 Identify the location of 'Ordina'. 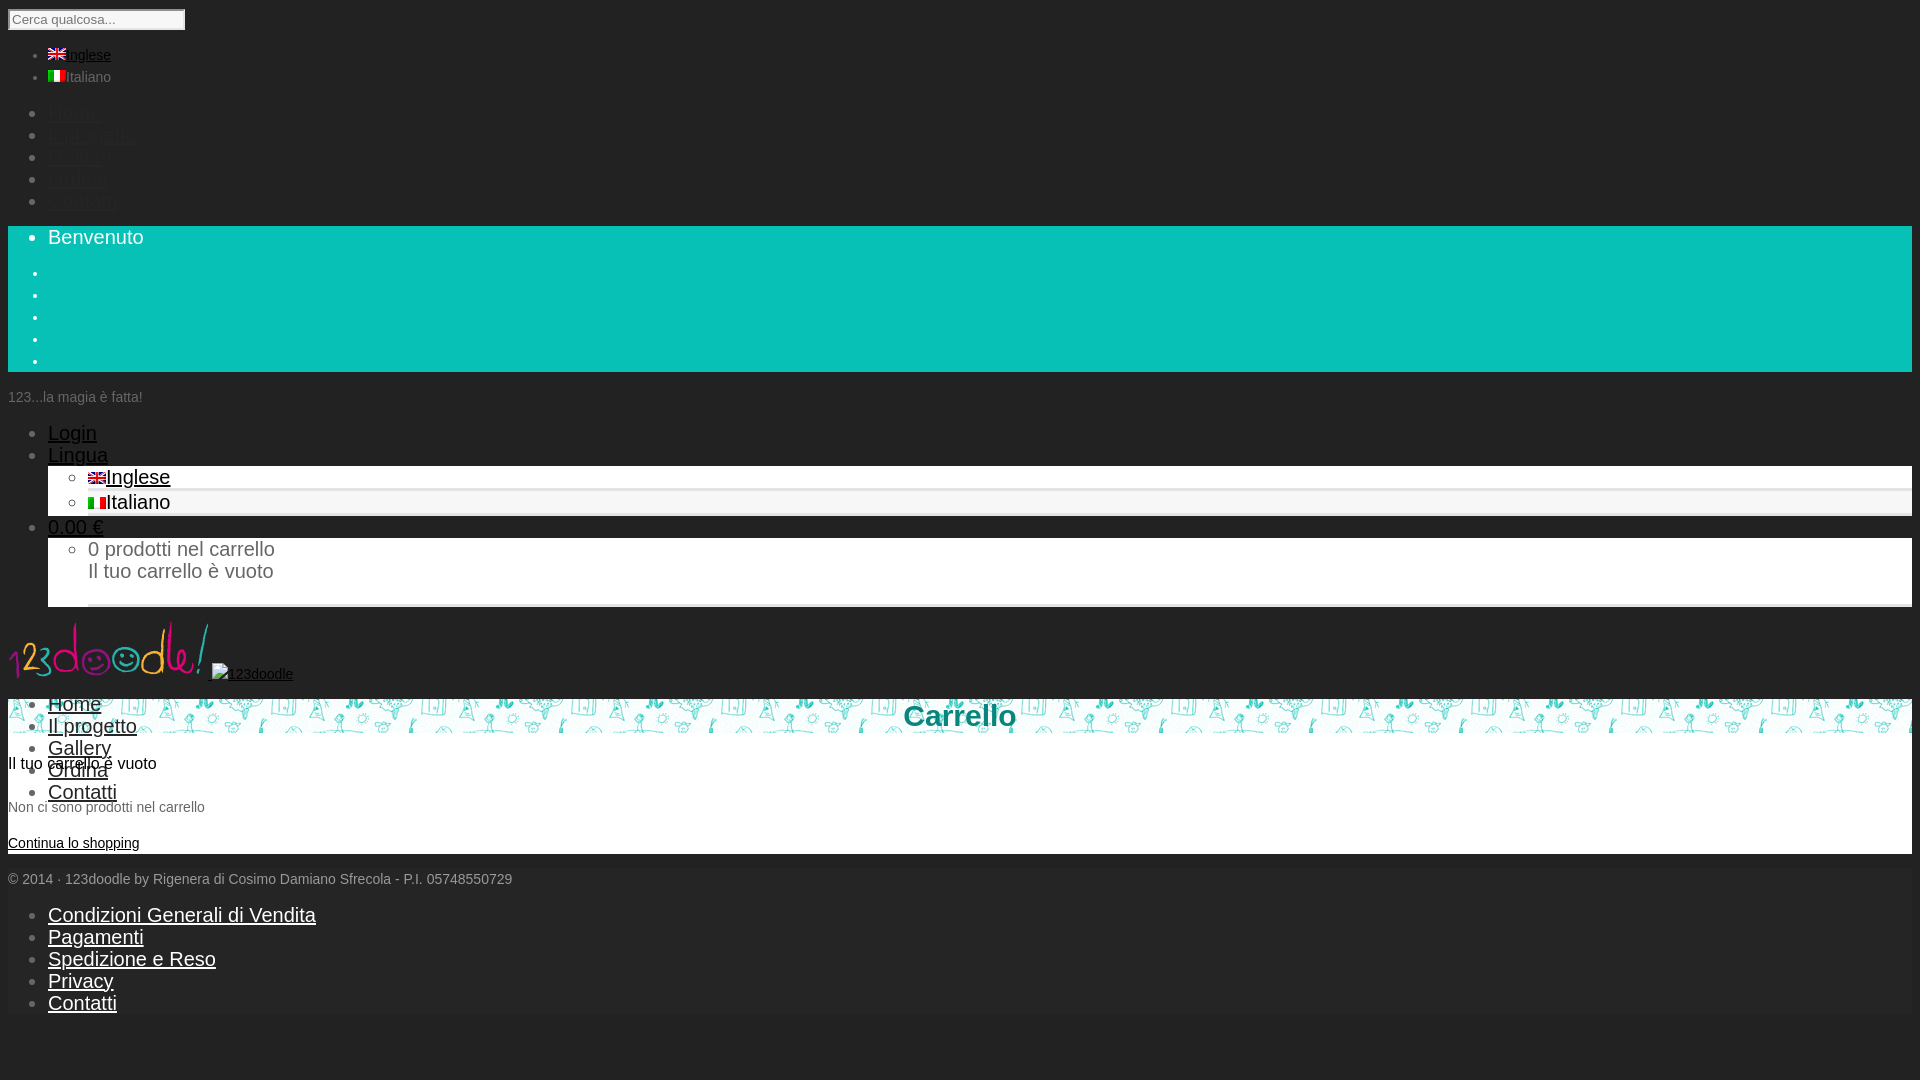
(77, 769).